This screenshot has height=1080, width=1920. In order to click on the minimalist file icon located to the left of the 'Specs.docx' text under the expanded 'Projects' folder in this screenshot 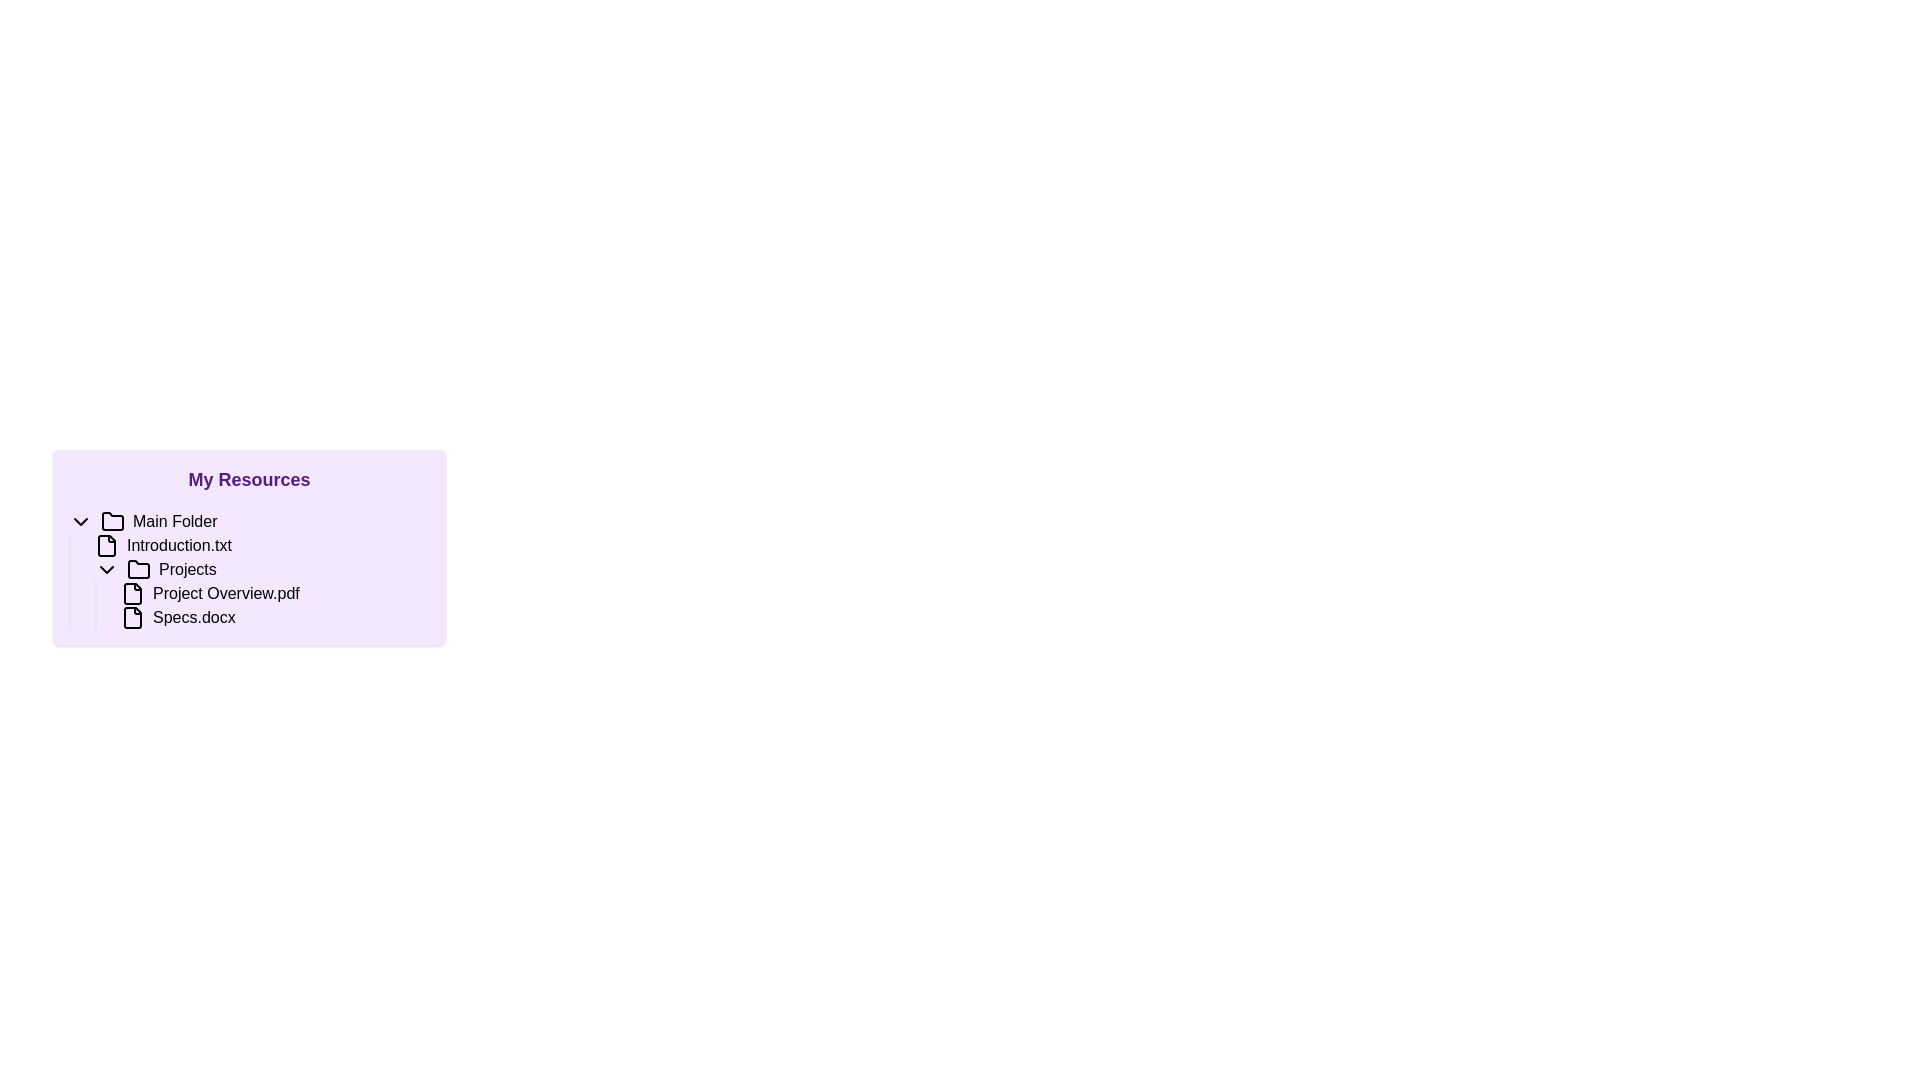, I will do `click(132, 616)`.